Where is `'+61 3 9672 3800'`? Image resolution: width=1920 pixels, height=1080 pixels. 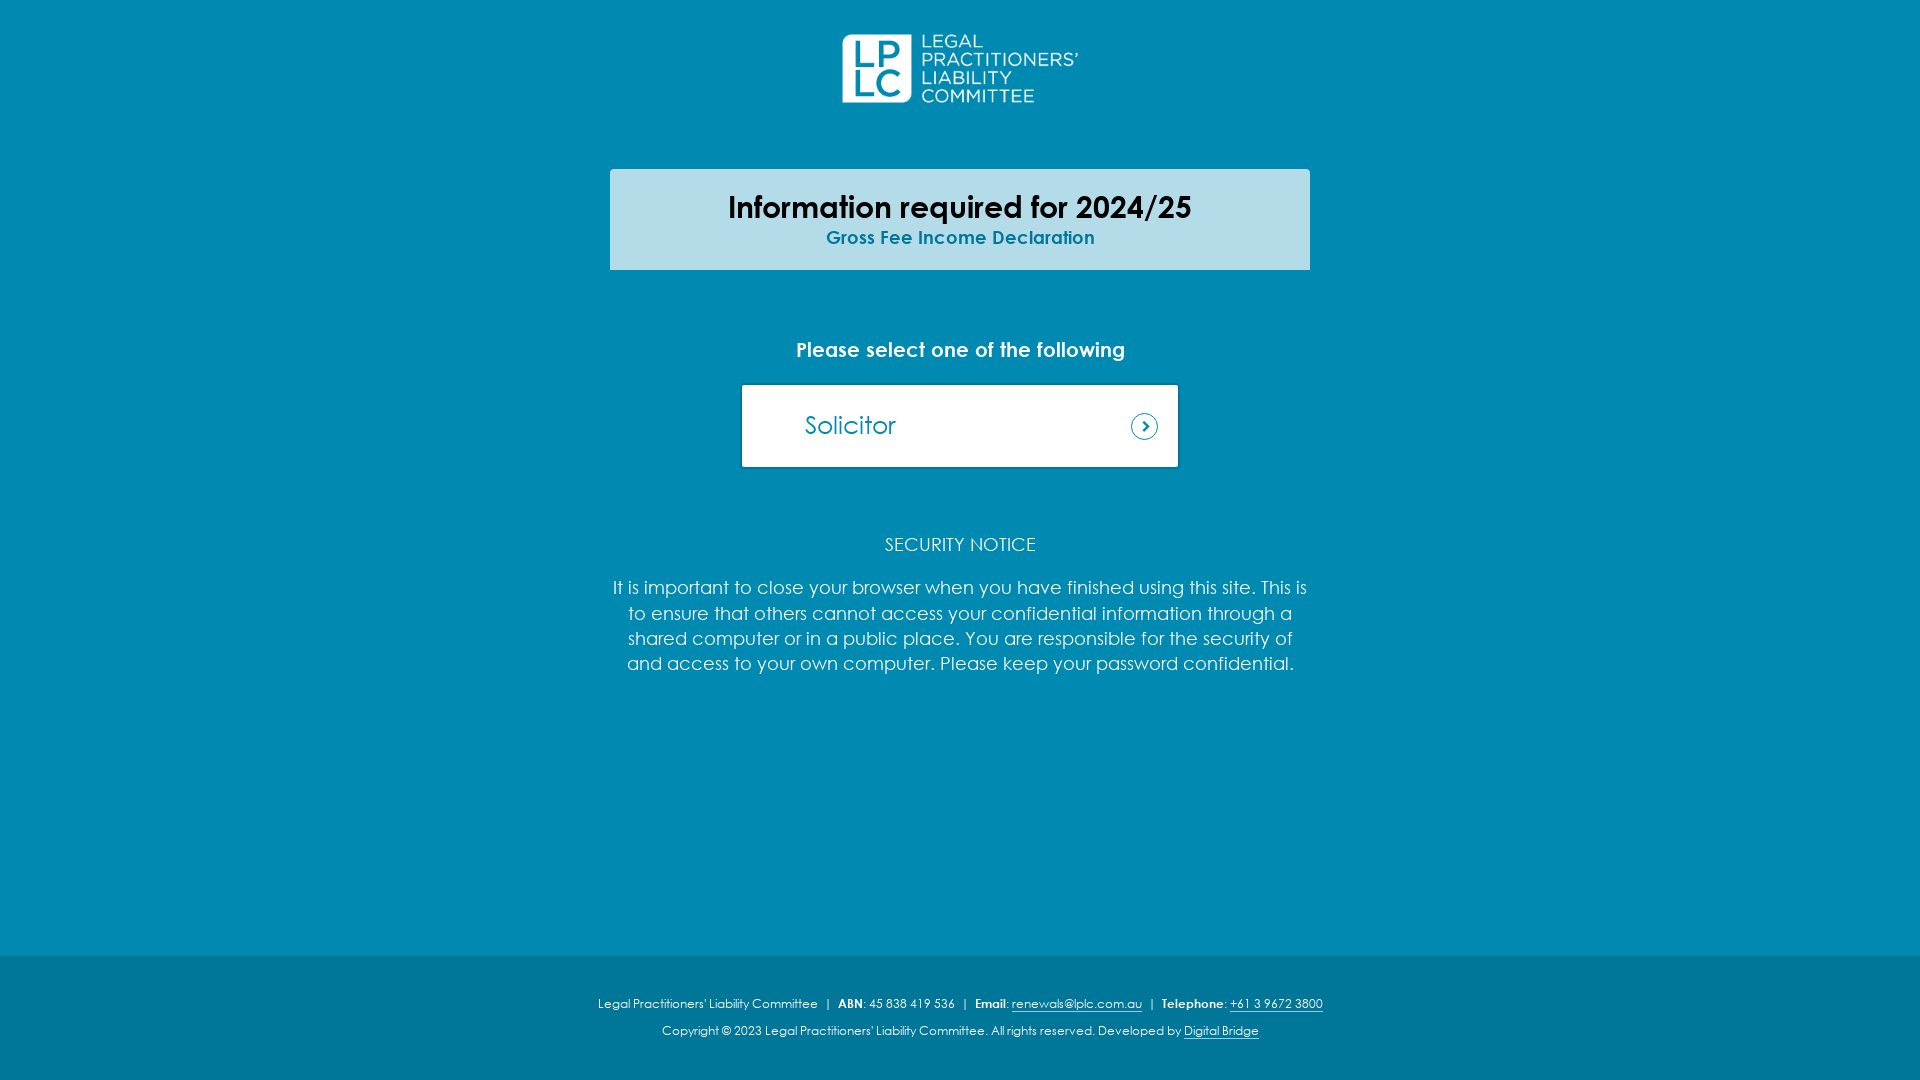
'+61 3 9672 3800' is located at coordinates (1275, 1003).